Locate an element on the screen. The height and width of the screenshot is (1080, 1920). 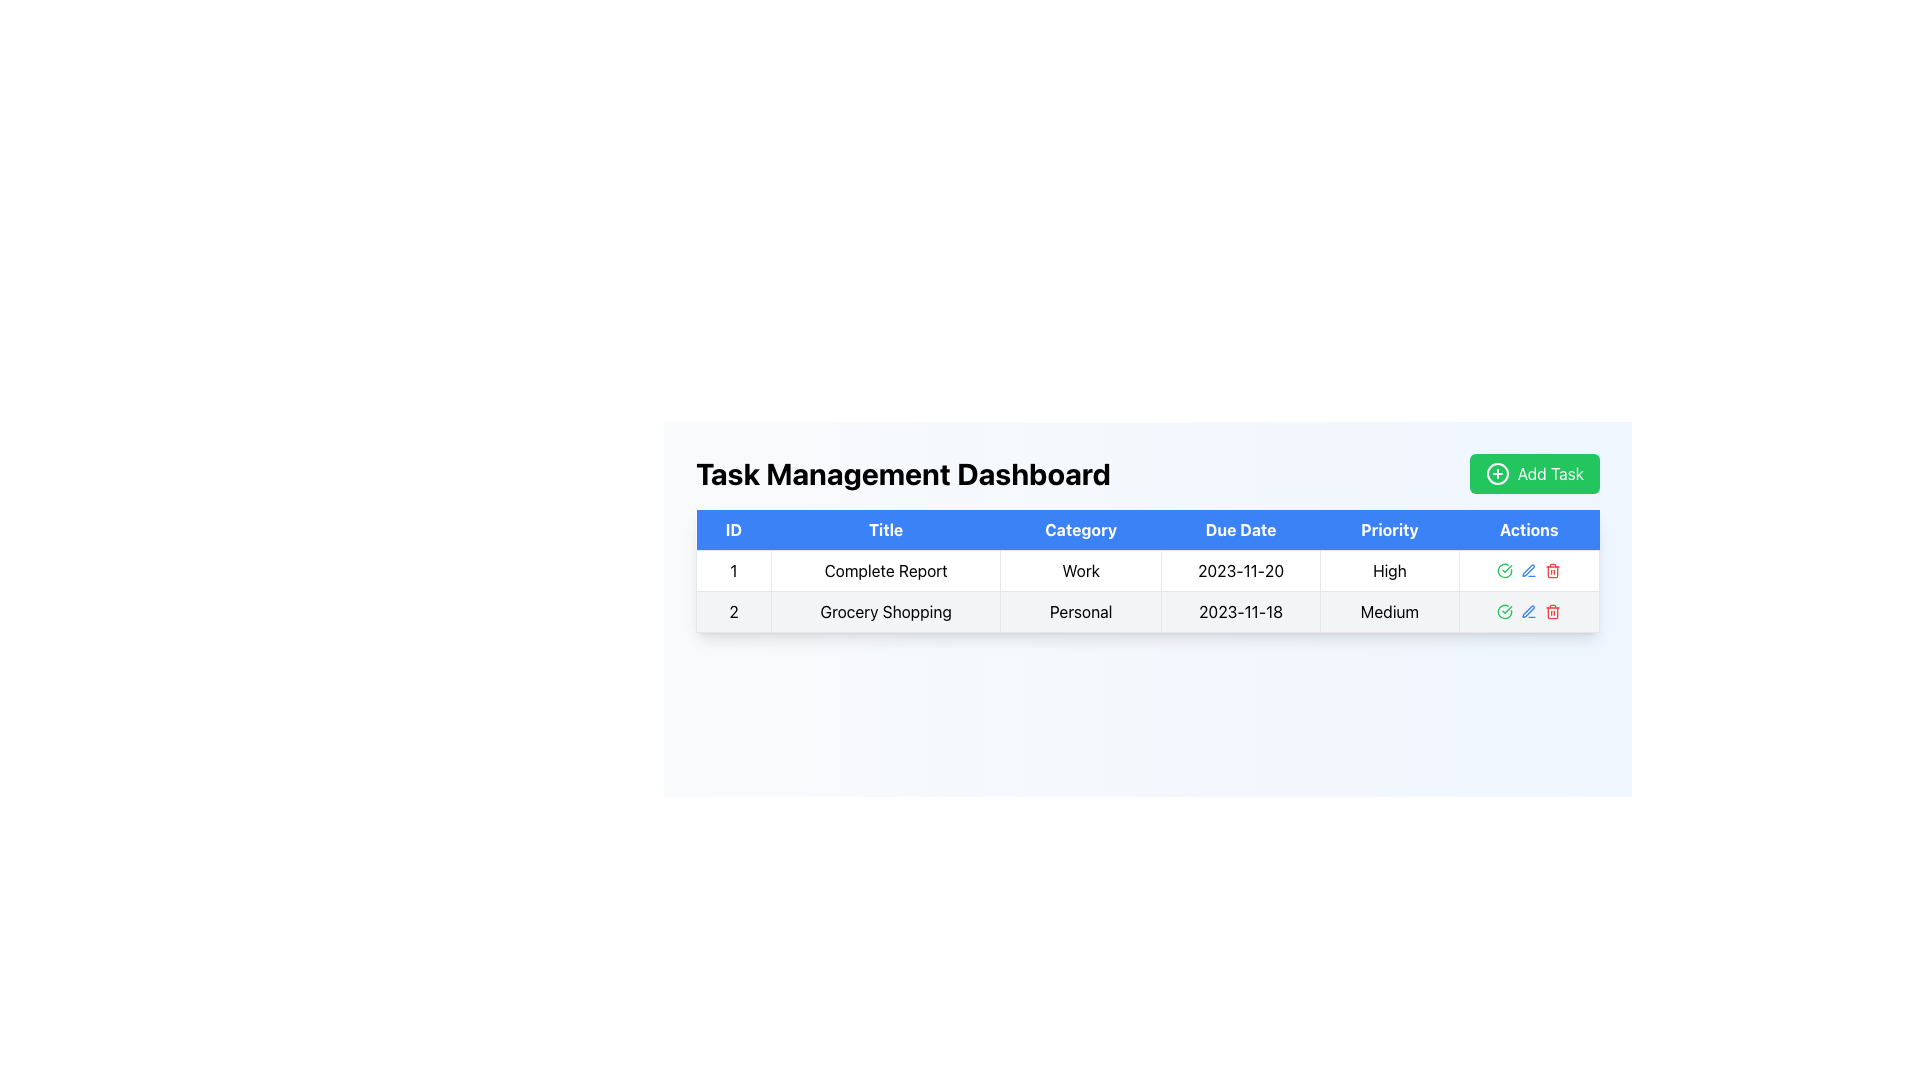
the 'Complete Report' text label located in the second cell of the first row under the 'Title' column for additional actions is located at coordinates (885, 570).